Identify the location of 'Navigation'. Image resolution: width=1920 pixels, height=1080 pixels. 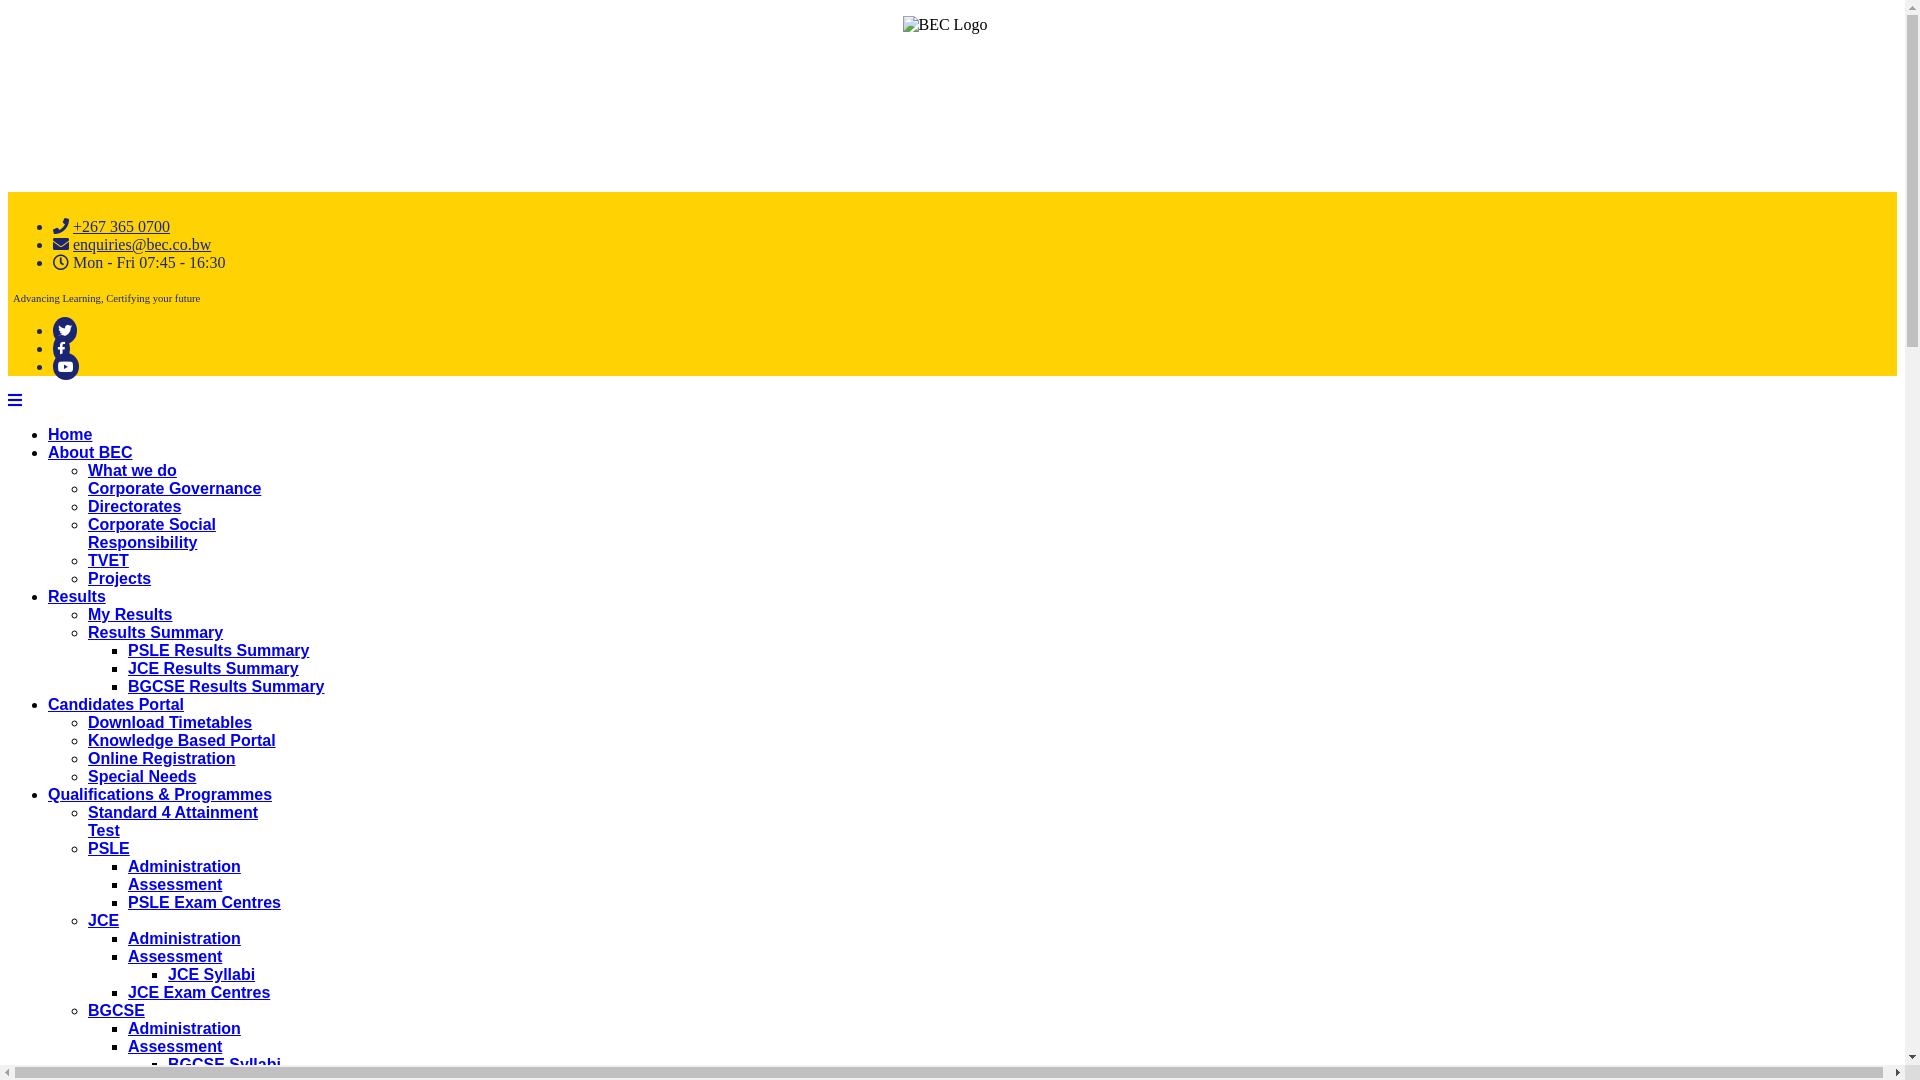
(14, 400).